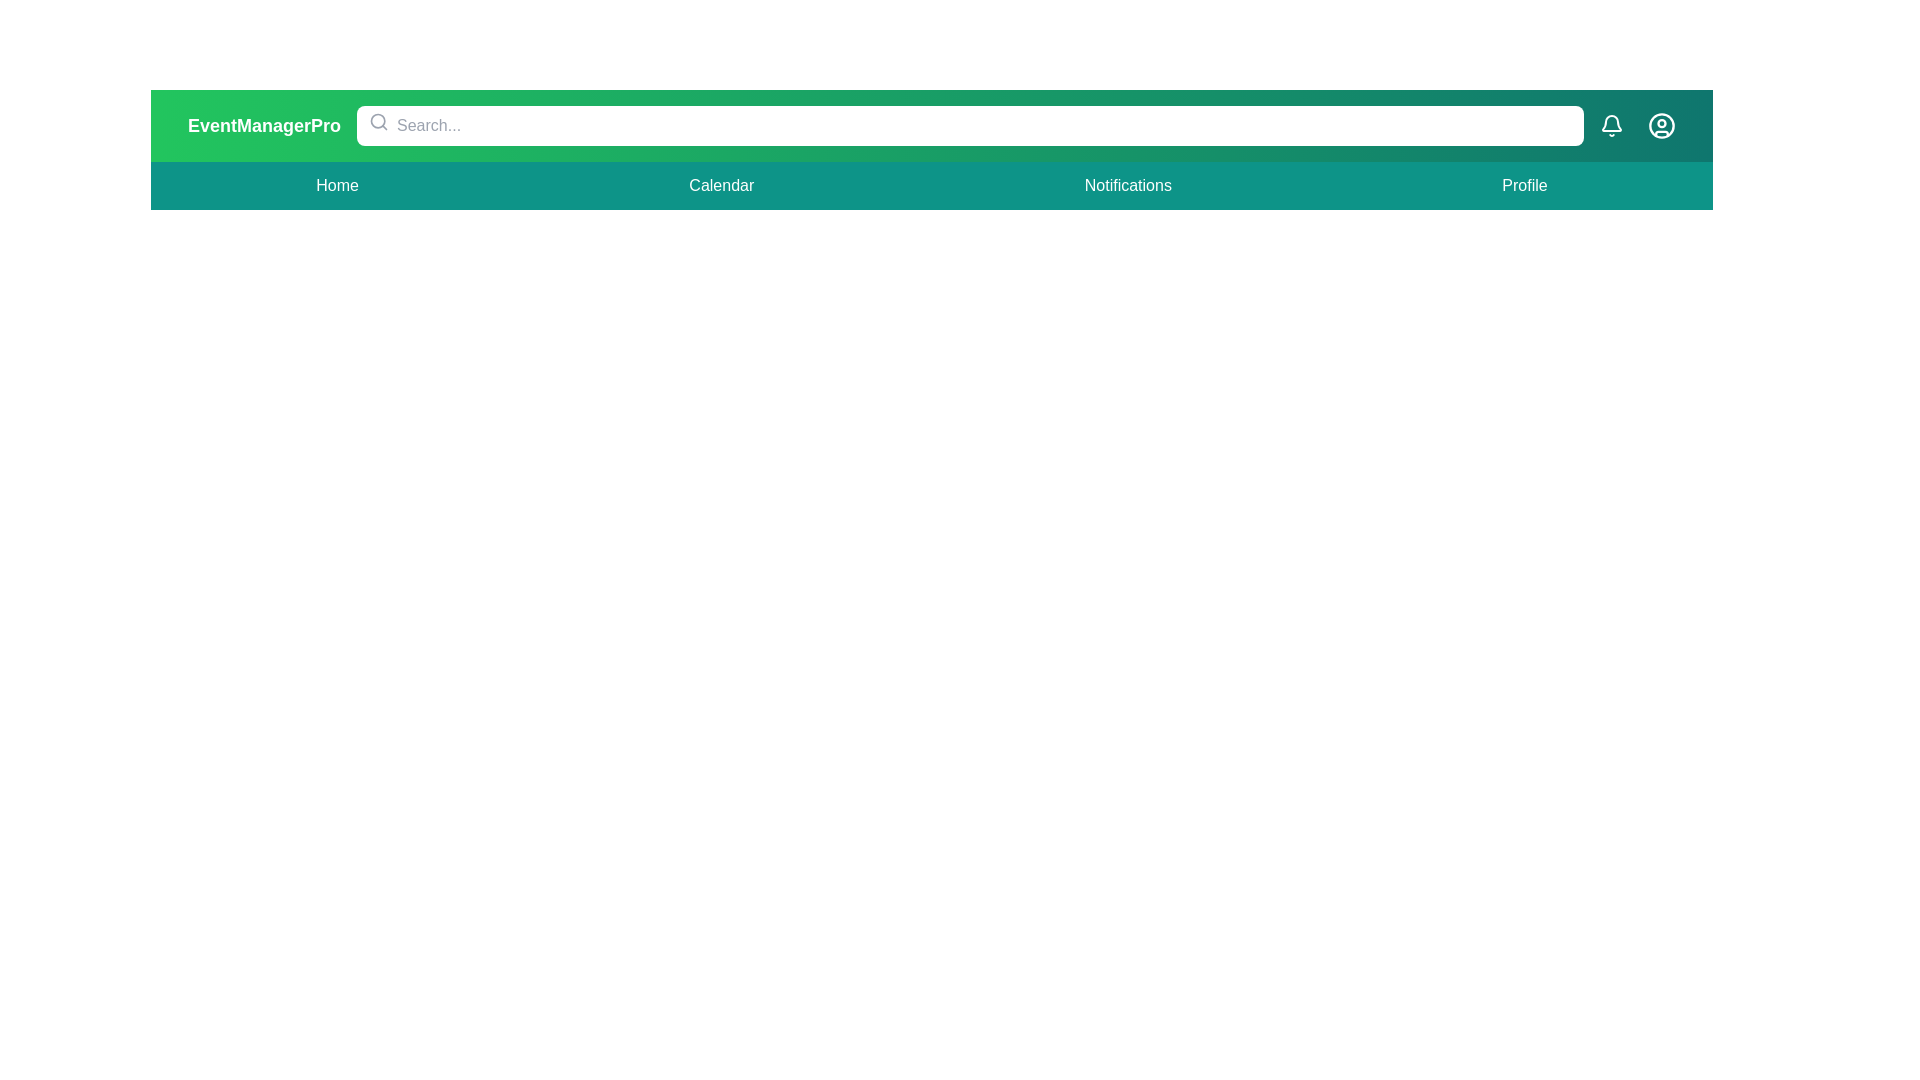 The image size is (1920, 1080). What do you see at coordinates (263, 126) in the screenshot?
I see `the 'EventManagerPro' title text` at bounding box center [263, 126].